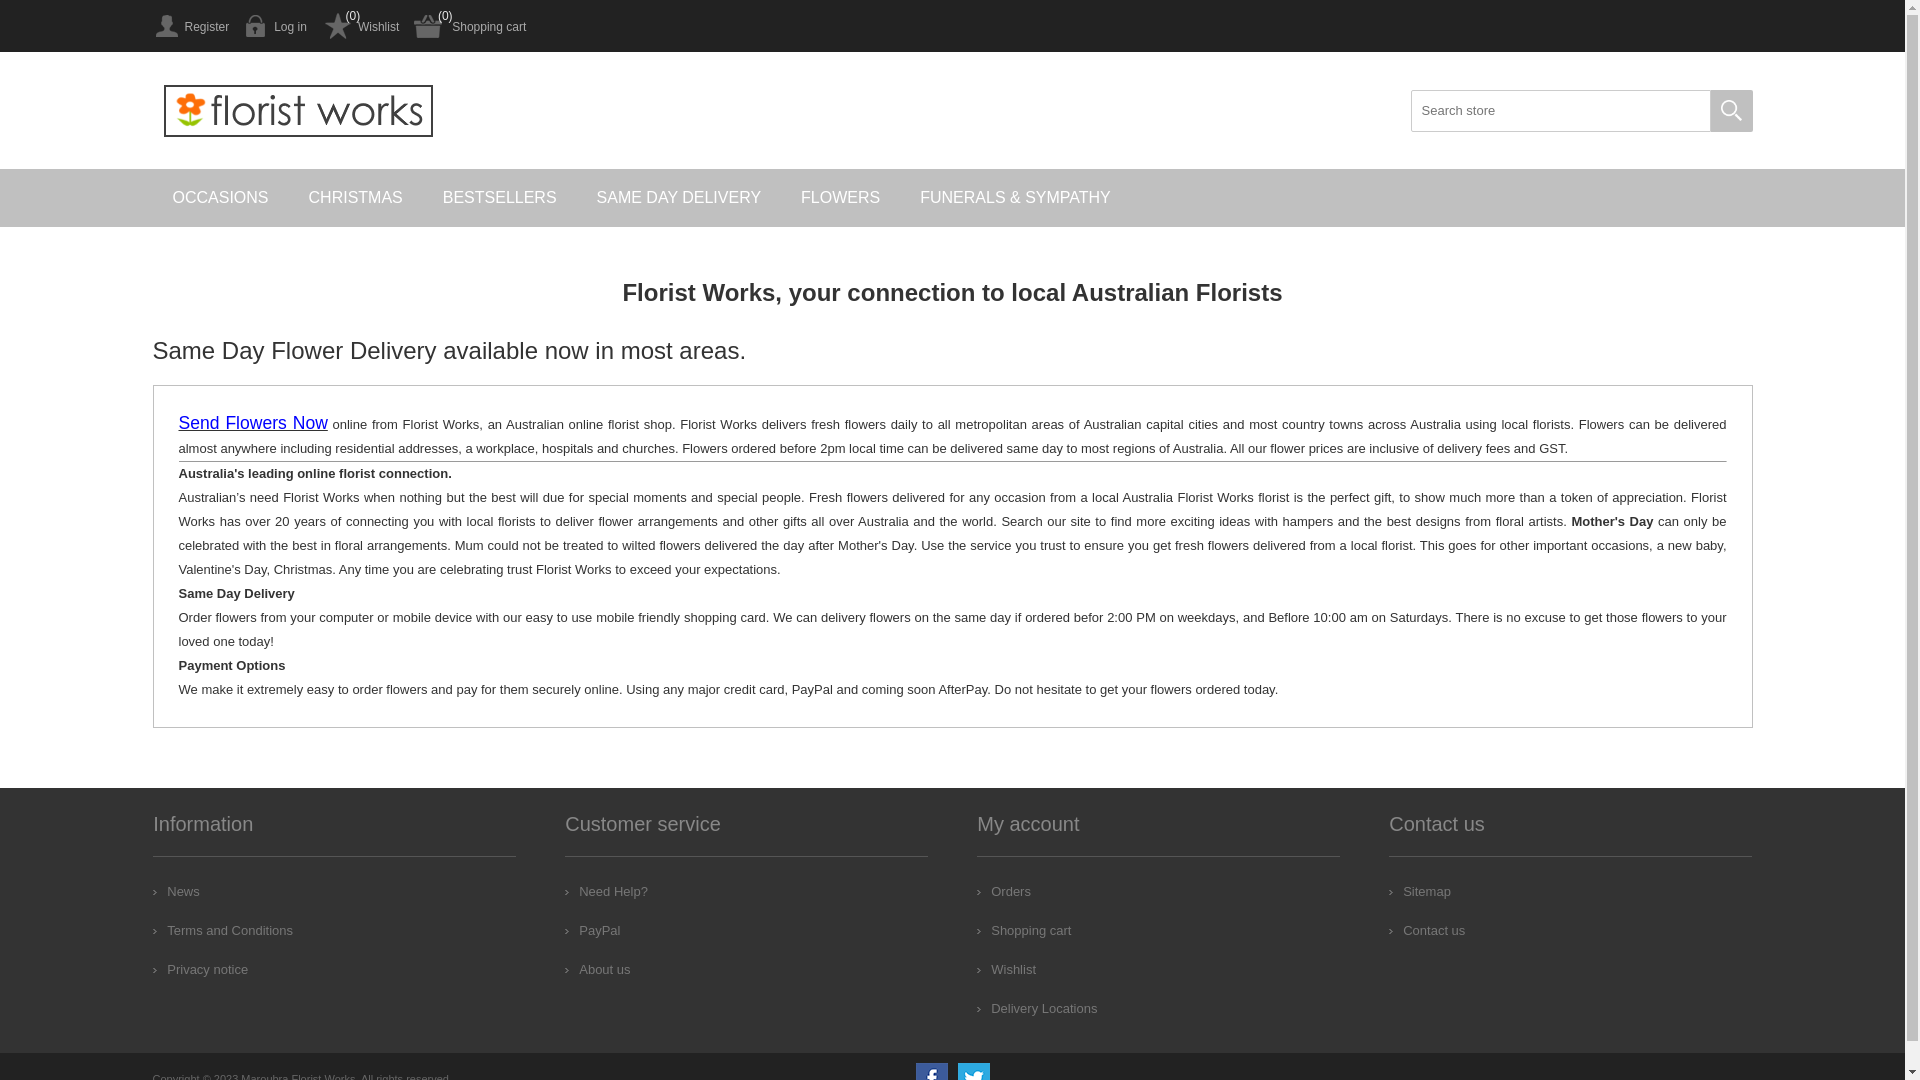 The height and width of the screenshot is (1080, 1920). What do you see at coordinates (190, 26) in the screenshot?
I see `'Register'` at bounding box center [190, 26].